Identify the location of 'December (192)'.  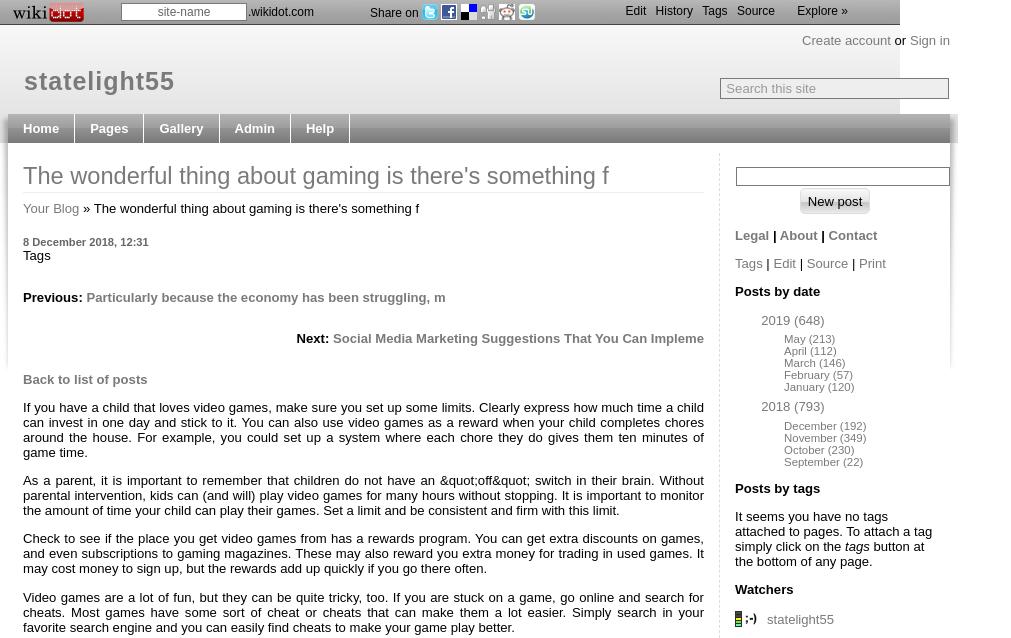
(823, 423).